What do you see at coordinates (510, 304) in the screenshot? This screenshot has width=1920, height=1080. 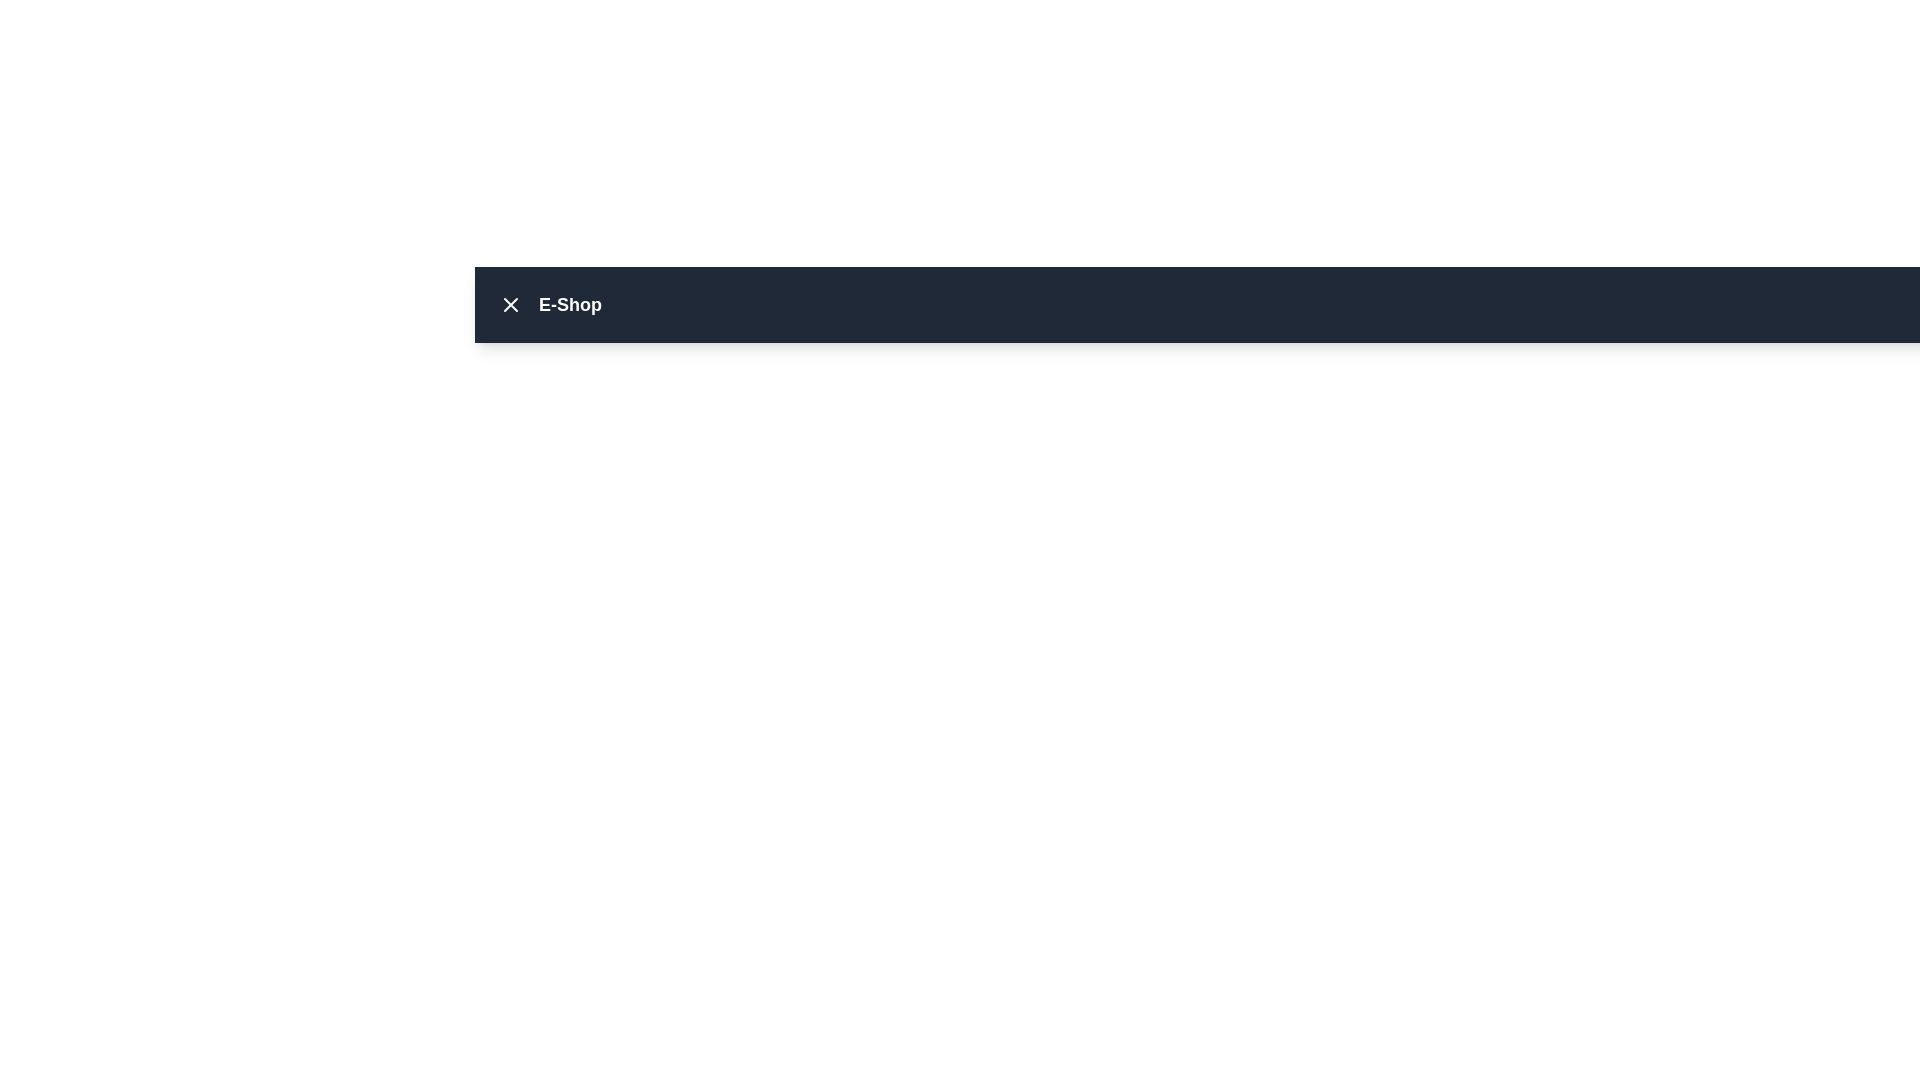 I see `the Close icon located at the left end of the horizontal dark header bar, just before the label 'E-Shop'` at bounding box center [510, 304].